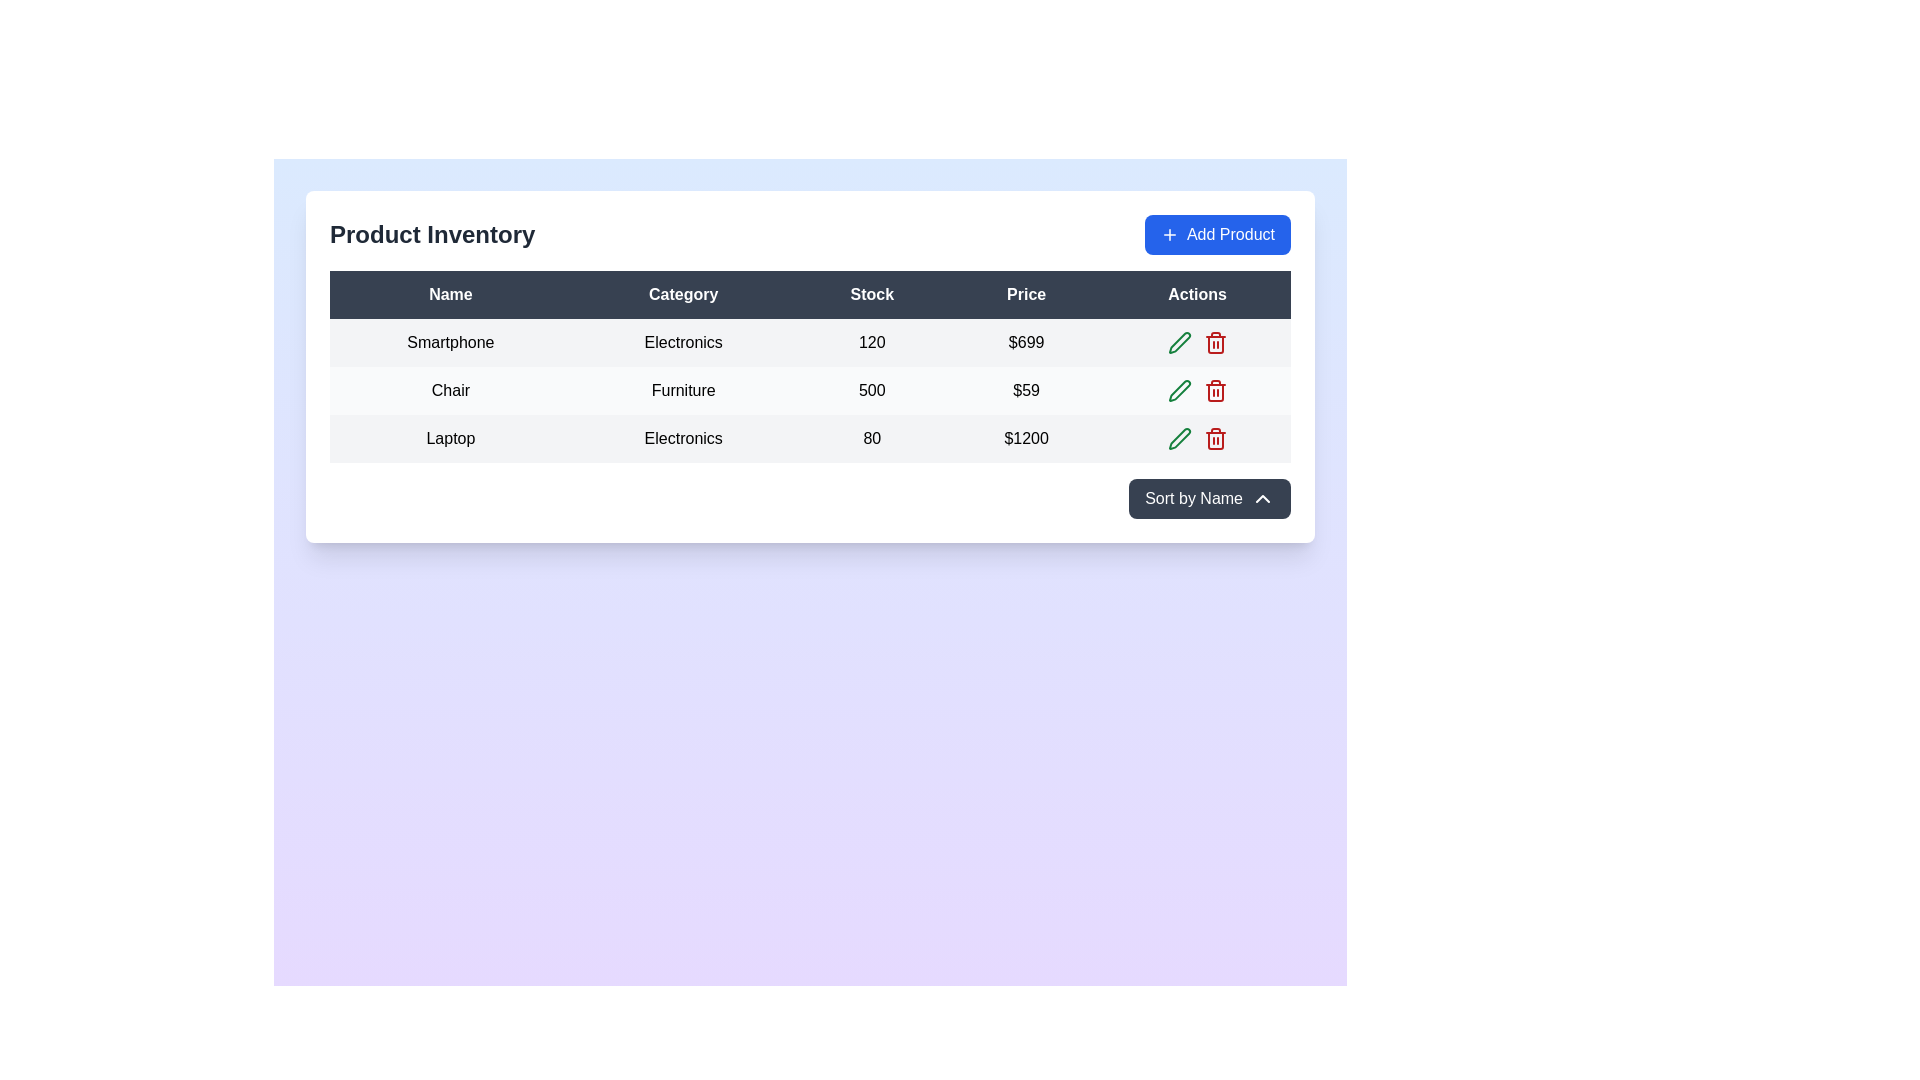  What do you see at coordinates (1026, 438) in the screenshot?
I see `the price display of the 'Laptop' product located in the fourth column of the third row in the data table` at bounding box center [1026, 438].